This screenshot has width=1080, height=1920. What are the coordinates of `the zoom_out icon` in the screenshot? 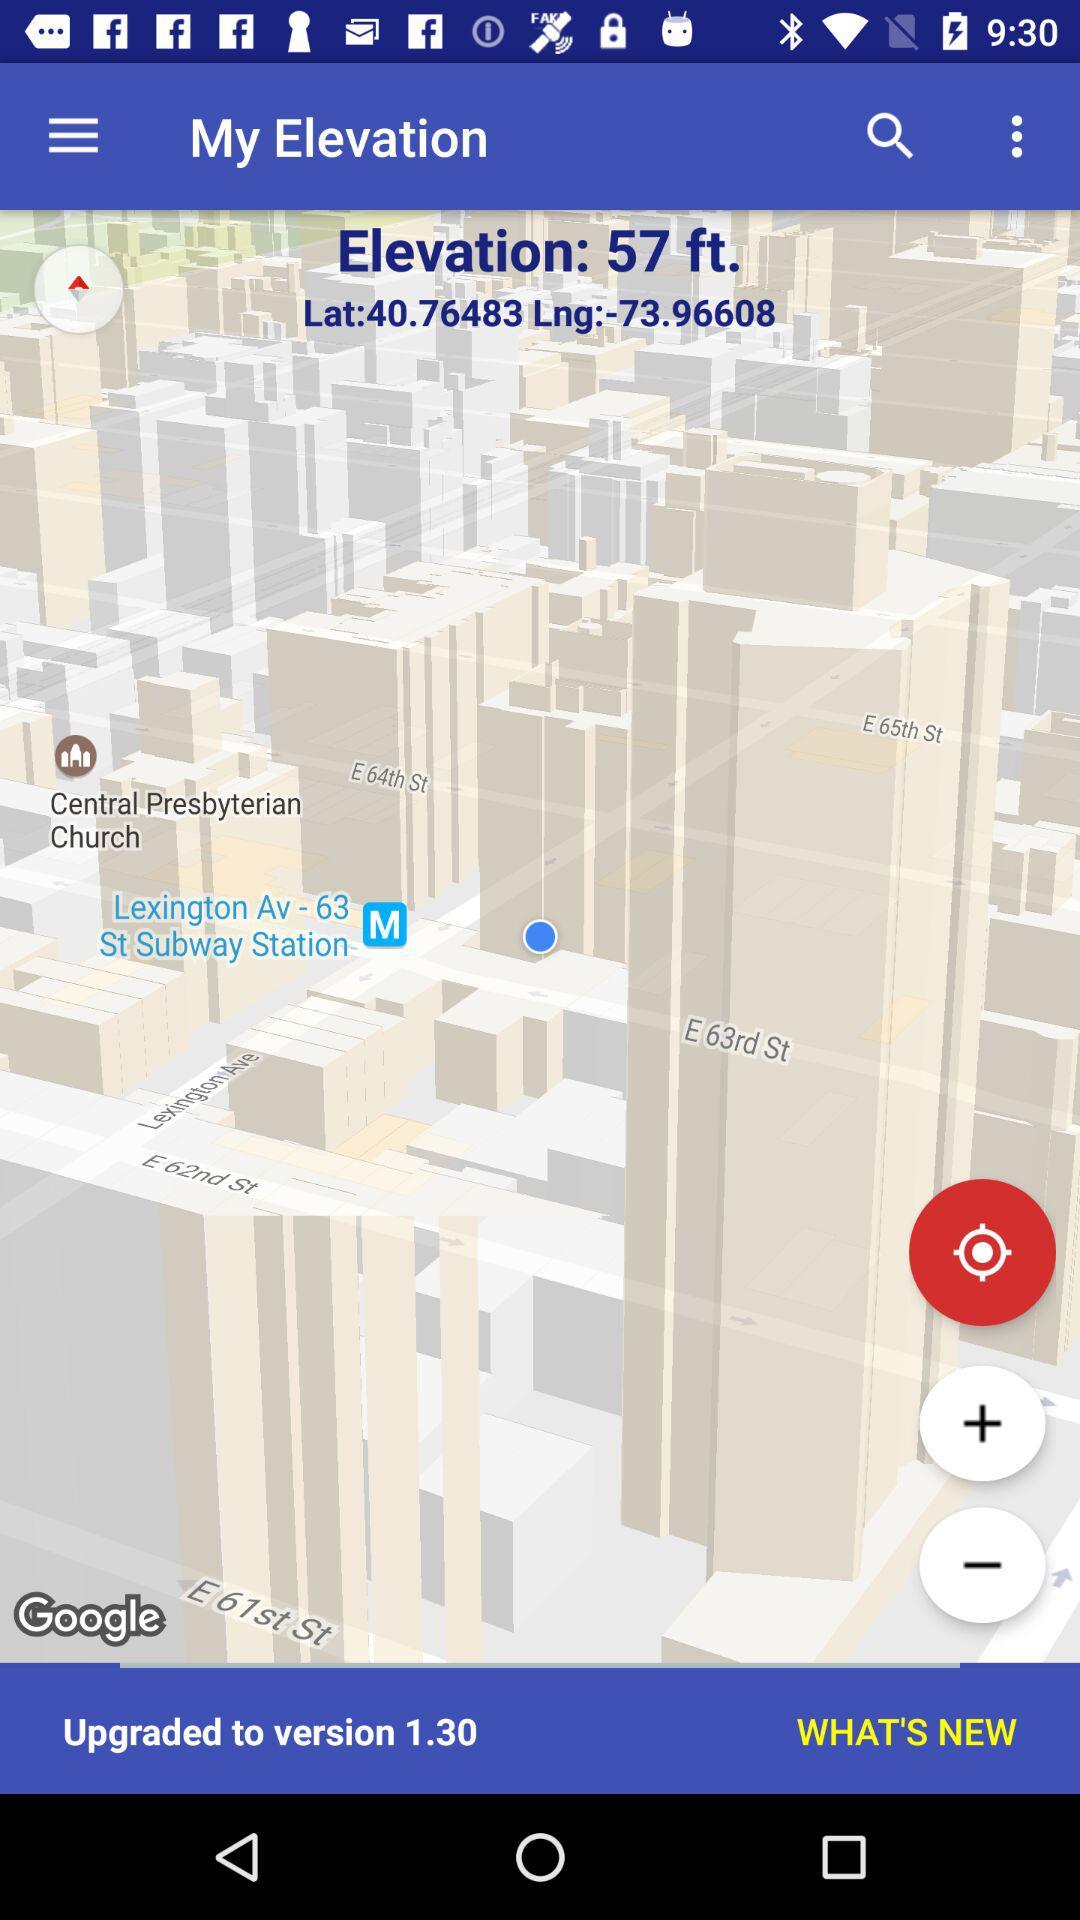 It's located at (981, 1564).